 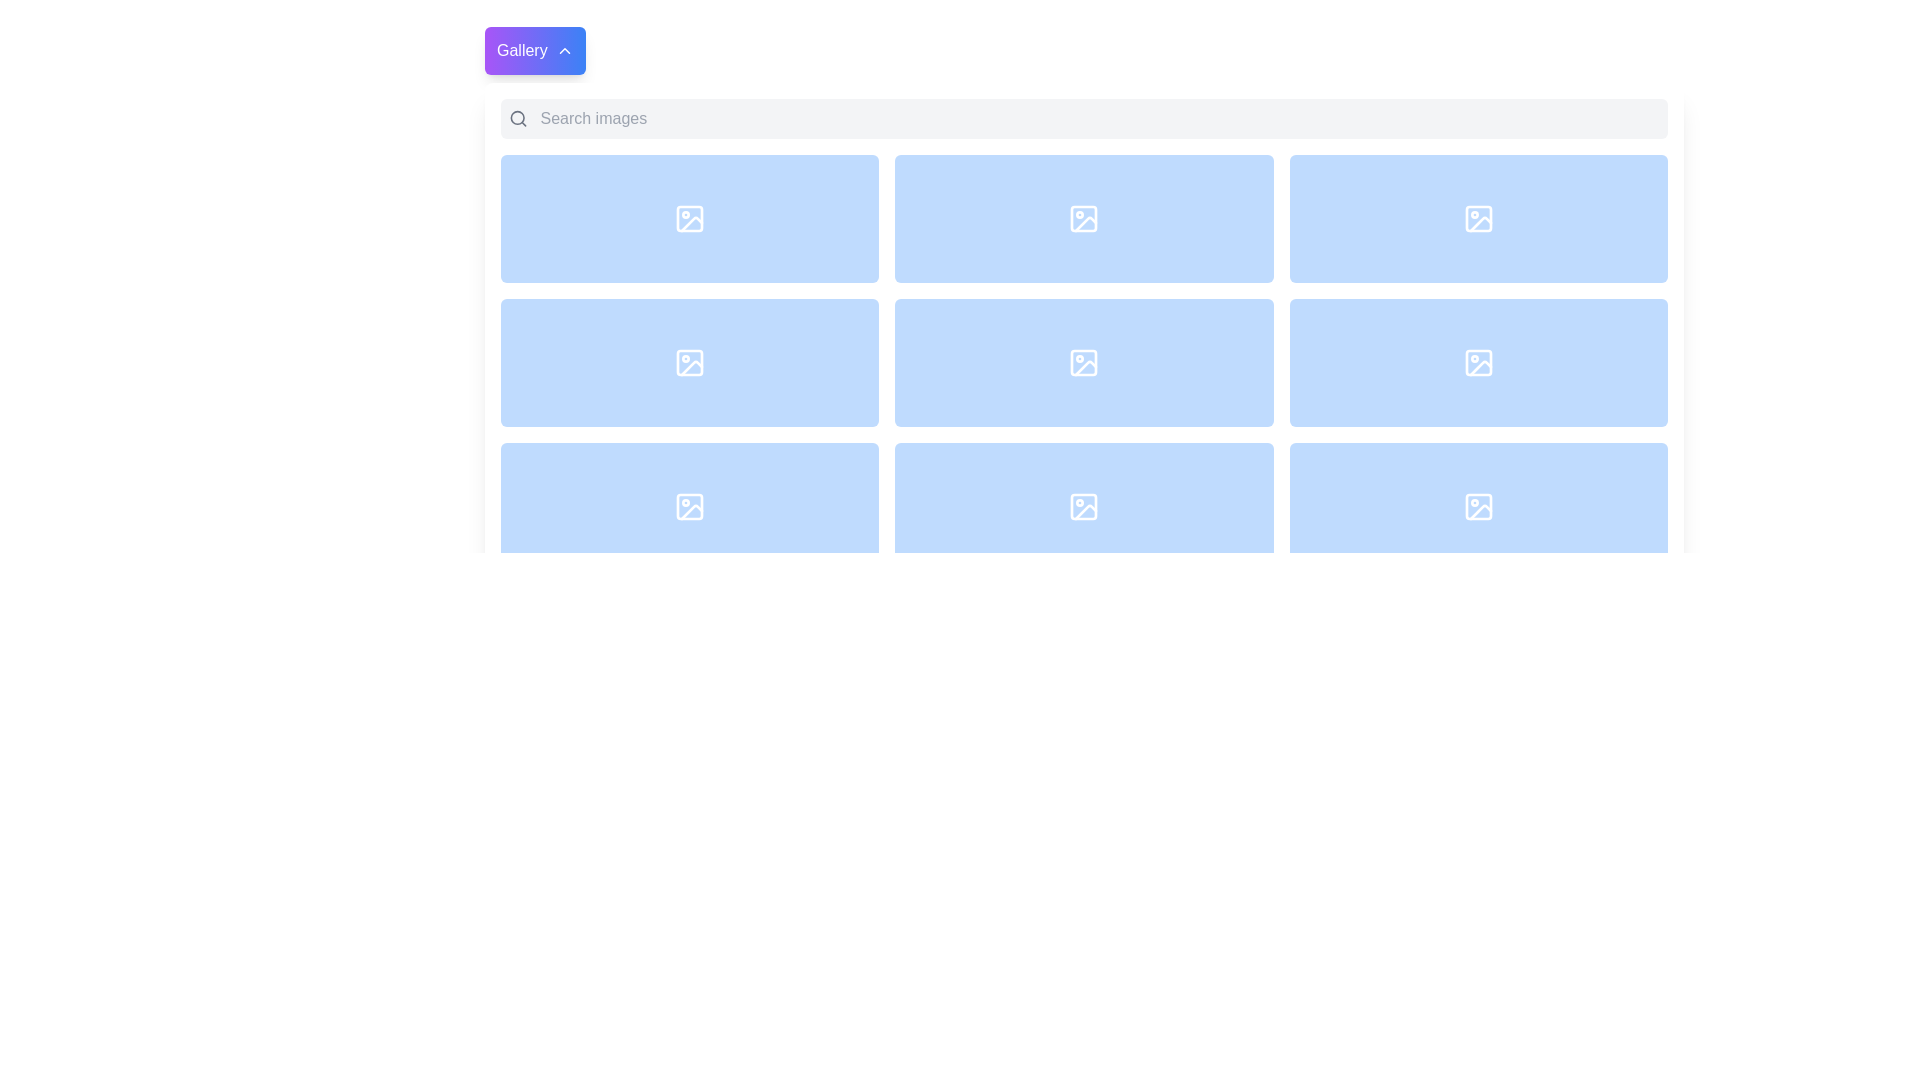 I want to click on the Decorative SVG component within the image placeholder icon located in the fourth column and third row of the grid layout, so click(x=690, y=505).